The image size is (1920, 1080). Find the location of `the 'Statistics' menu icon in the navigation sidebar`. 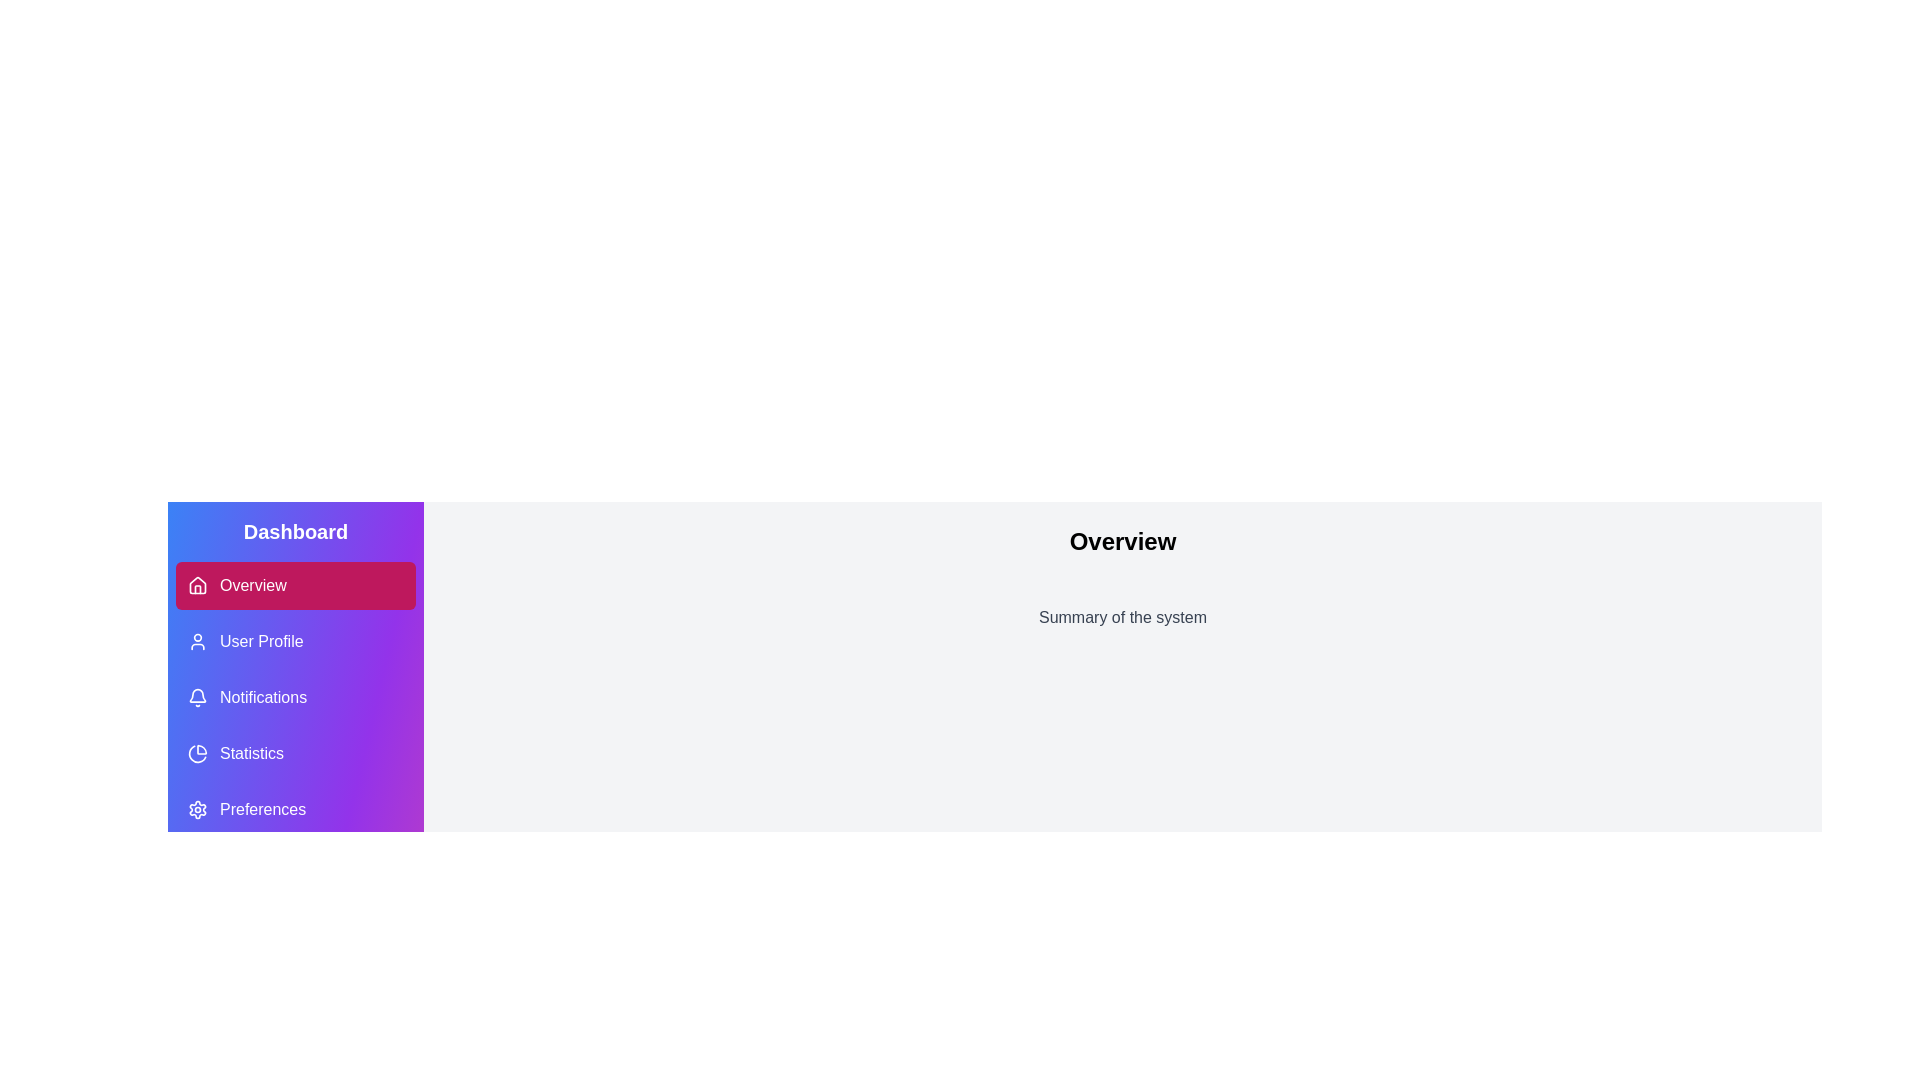

the 'Statistics' menu icon in the navigation sidebar is located at coordinates (197, 753).